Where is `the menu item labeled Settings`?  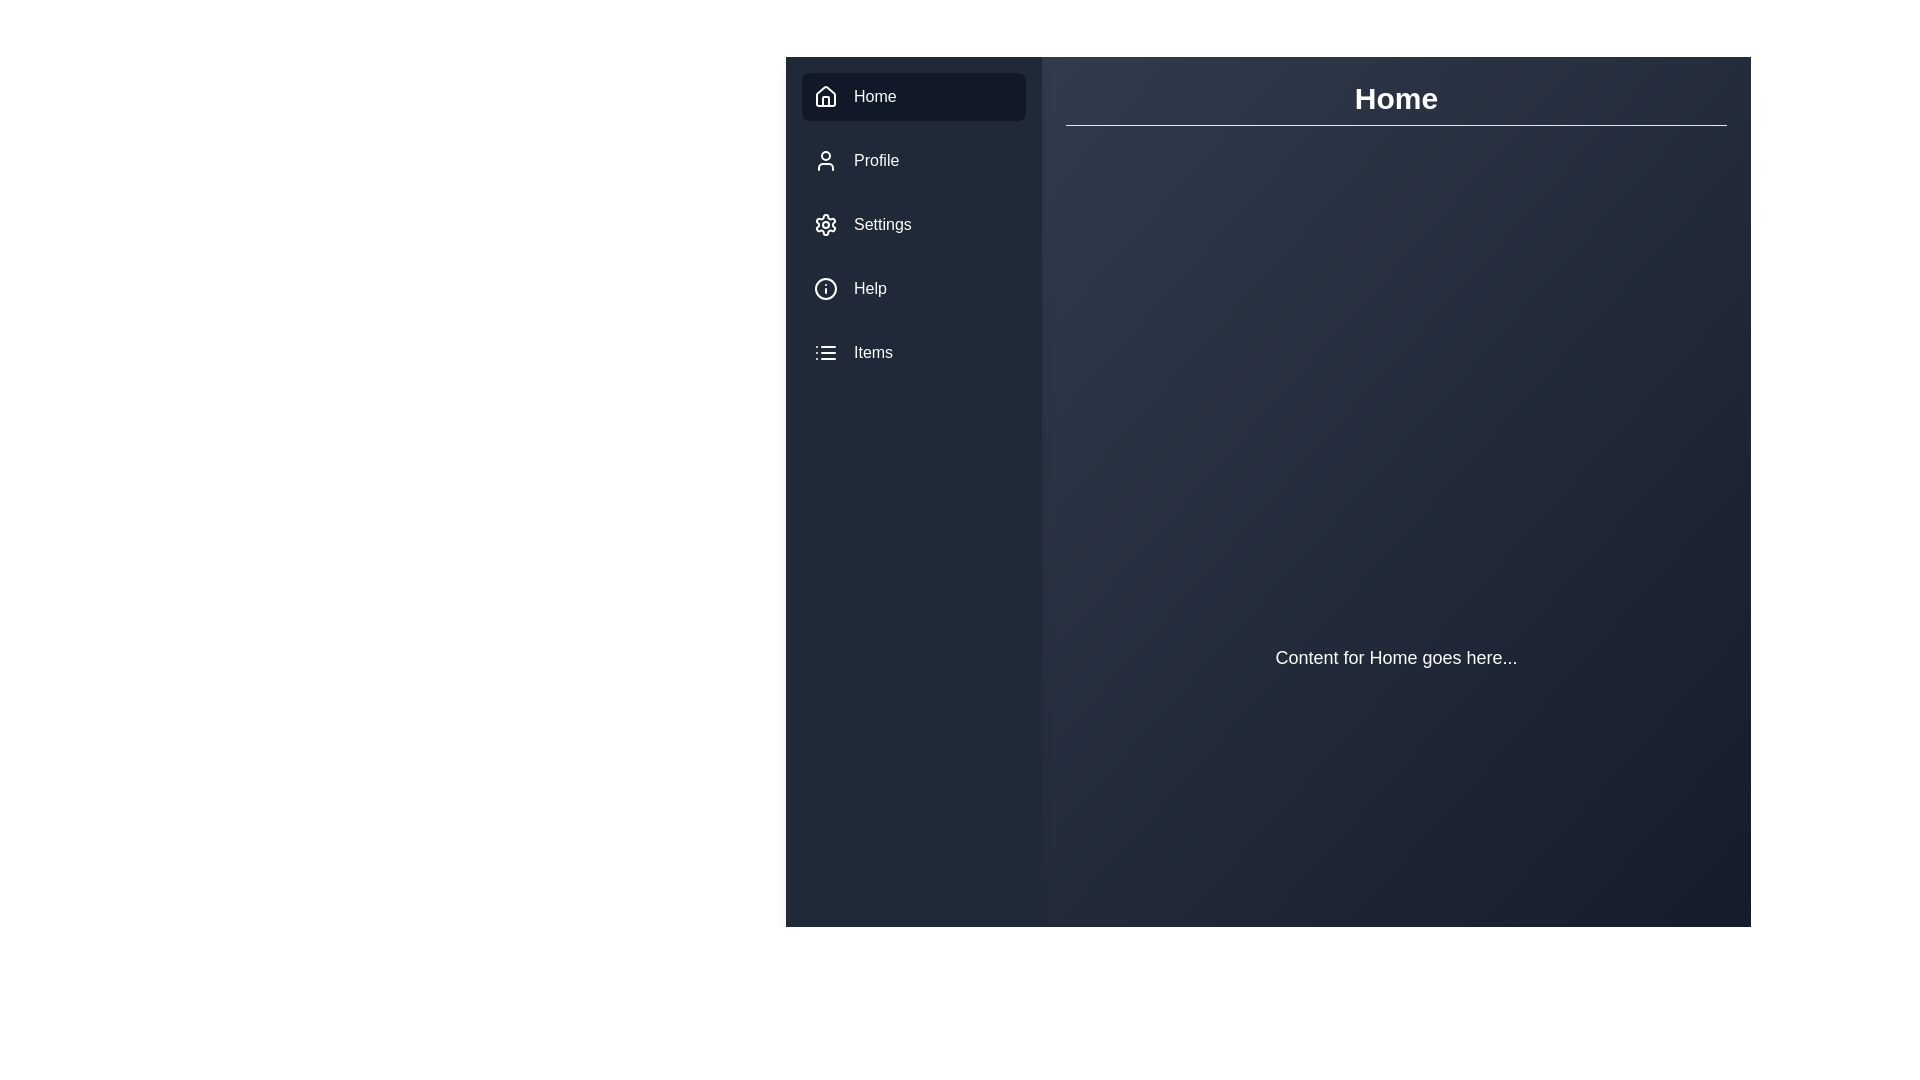
the menu item labeled Settings is located at coordinates (912, 224).